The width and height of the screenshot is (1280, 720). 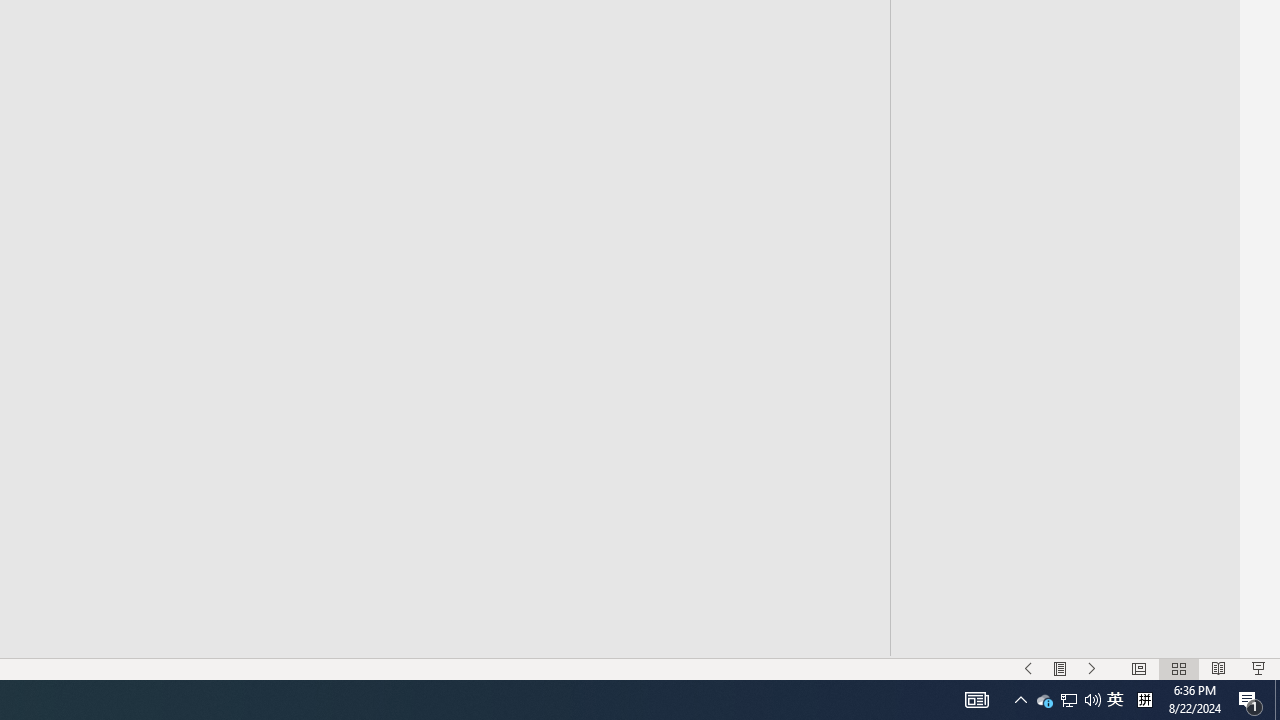 What do you see at coordinates (1178, 669) in the screenshot?
I see `'Slide Sorter'` at bounding box center [1178, 669].